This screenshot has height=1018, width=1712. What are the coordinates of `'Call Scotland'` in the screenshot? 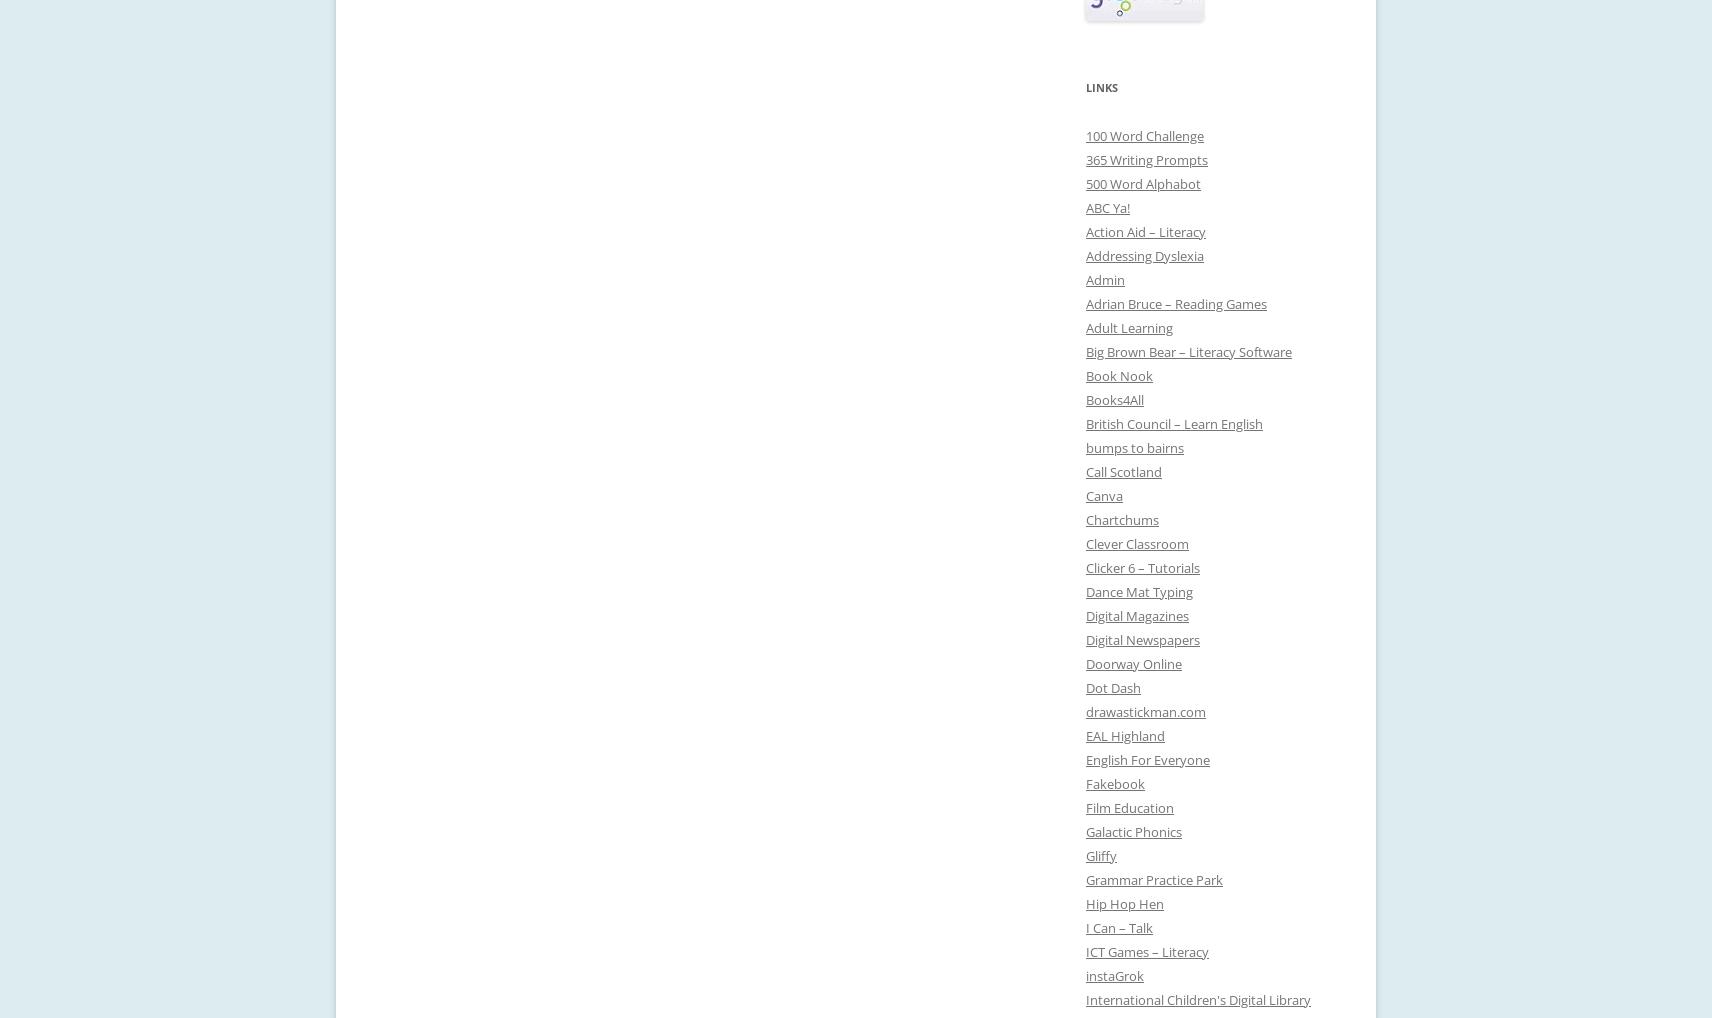 It's located at (1085, 472).